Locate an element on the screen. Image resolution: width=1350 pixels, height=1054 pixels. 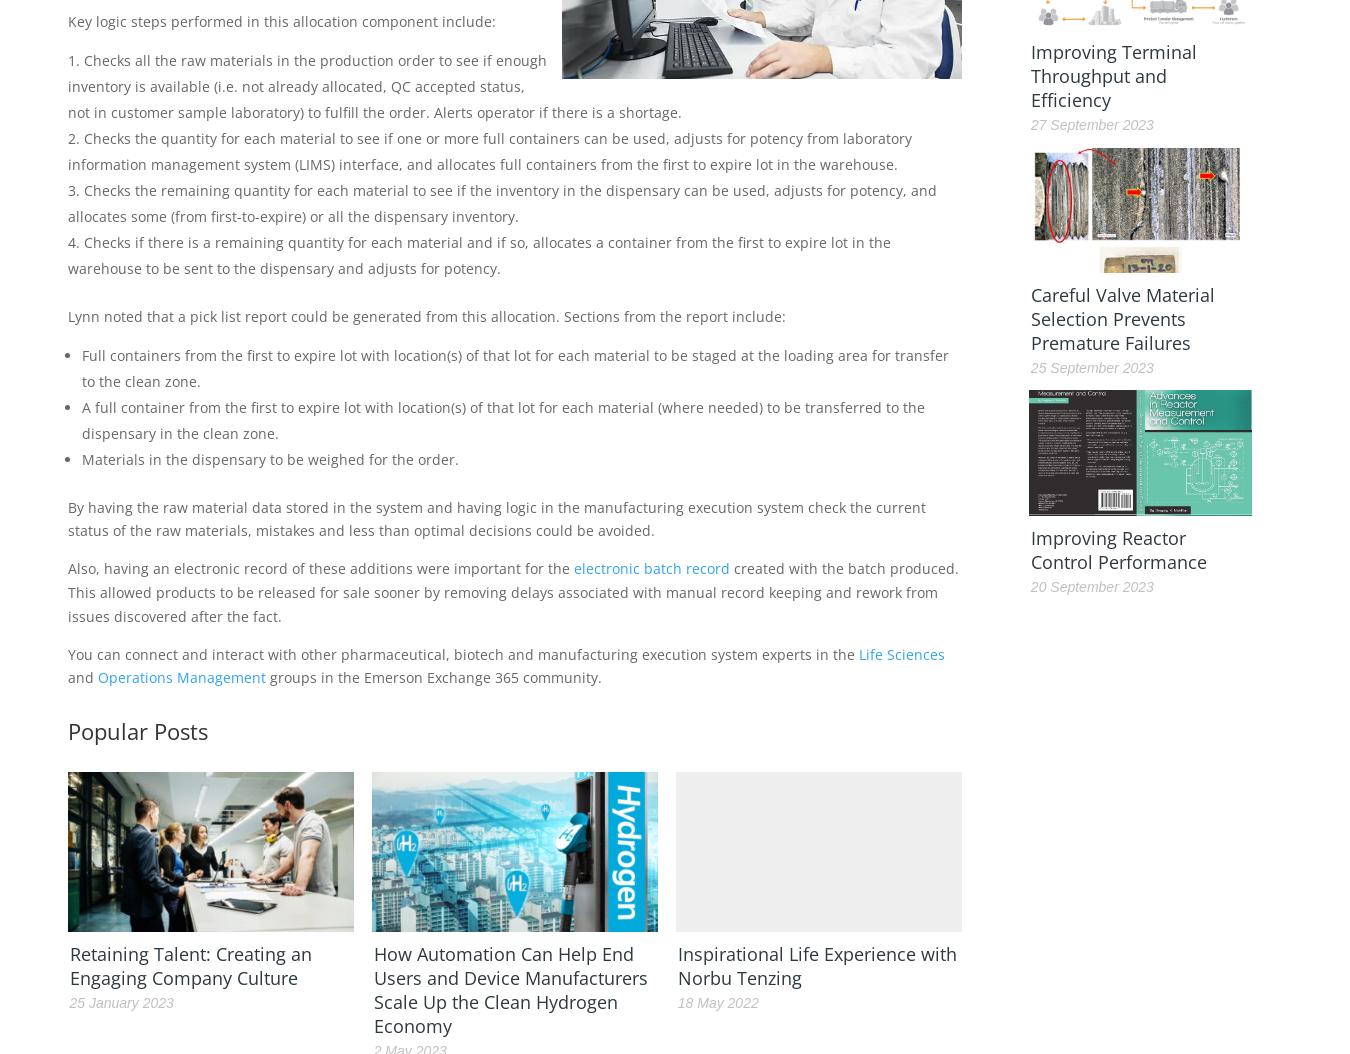
'A full container from the first to expire lot with location(s) of that lot for each material (where needed) to be transferred to the dispensary in the clean zone.' is located at coordinates (80, 418).